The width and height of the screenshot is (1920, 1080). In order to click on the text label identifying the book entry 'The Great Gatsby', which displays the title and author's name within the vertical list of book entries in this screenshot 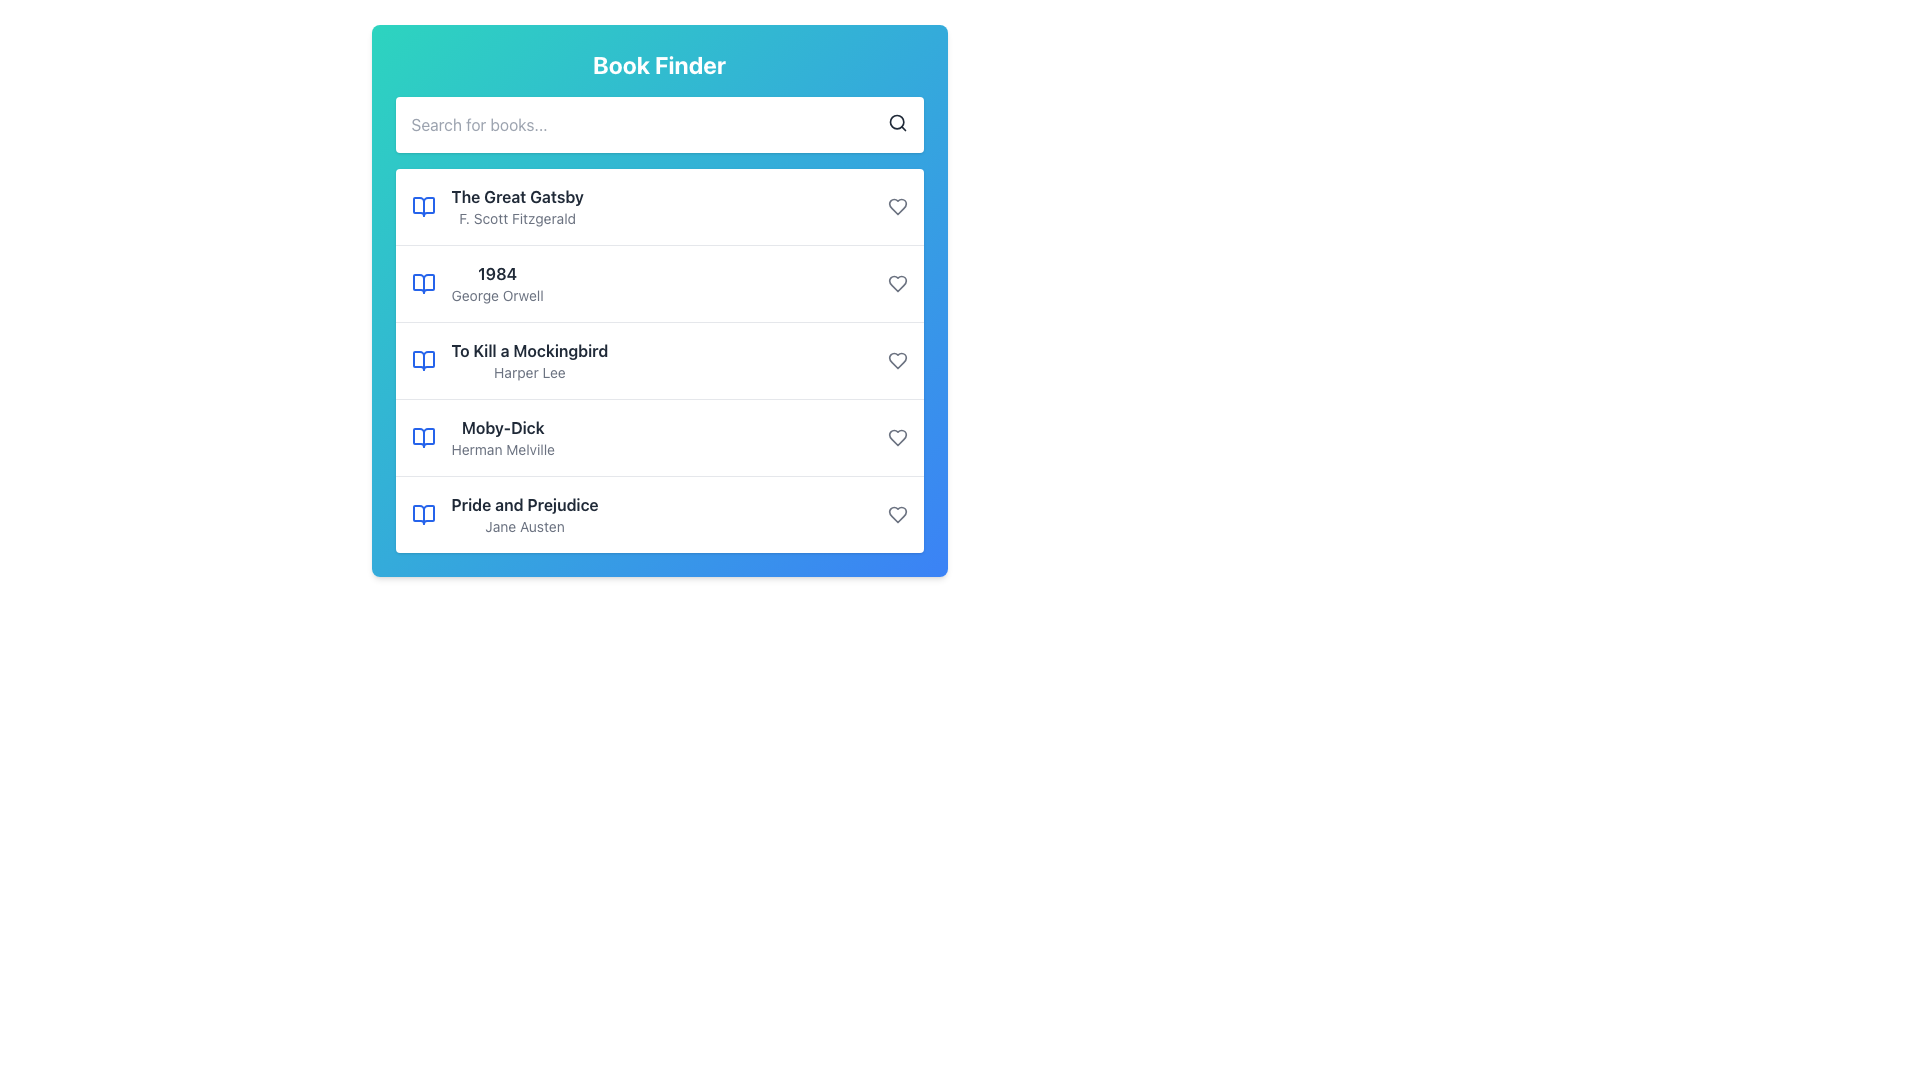, I will do `click(497, 284)`.